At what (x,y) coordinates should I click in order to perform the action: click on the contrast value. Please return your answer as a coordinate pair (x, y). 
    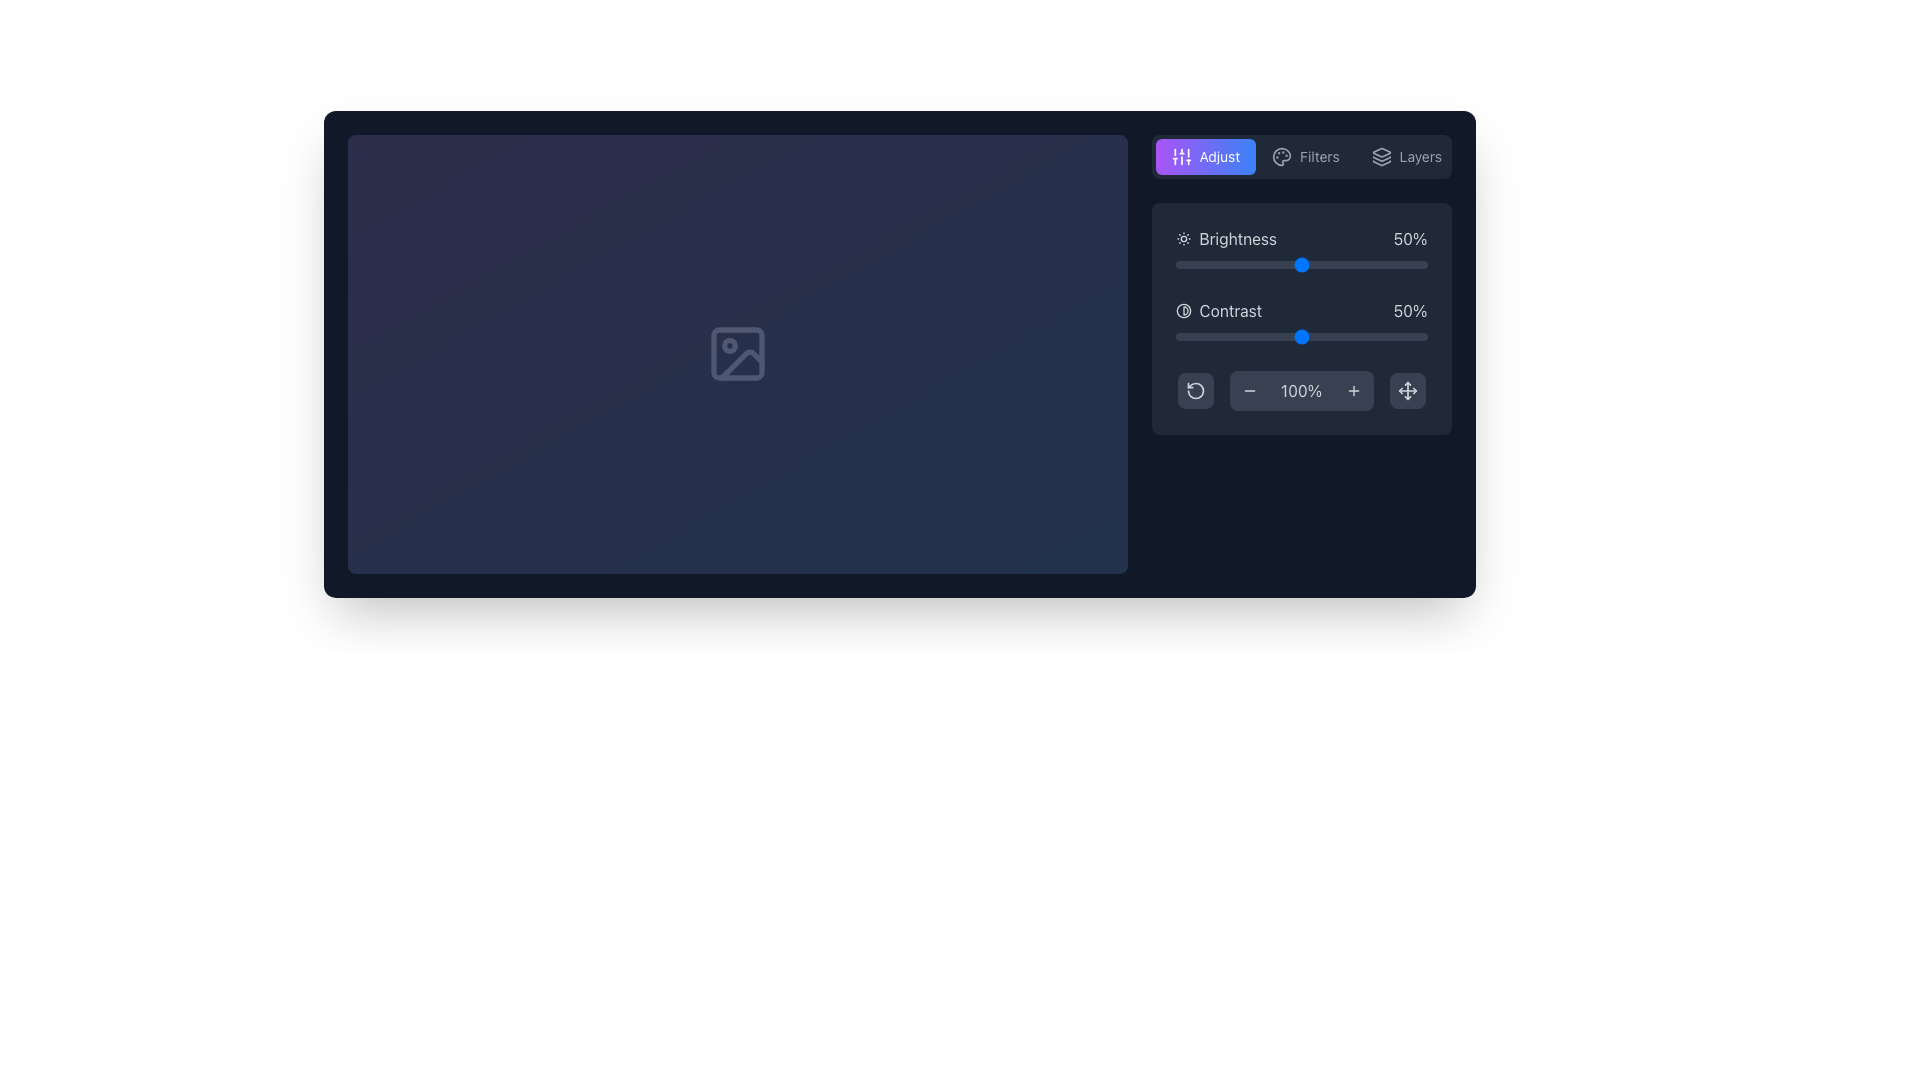
    Looking at the image, I should click on (1222, 335).